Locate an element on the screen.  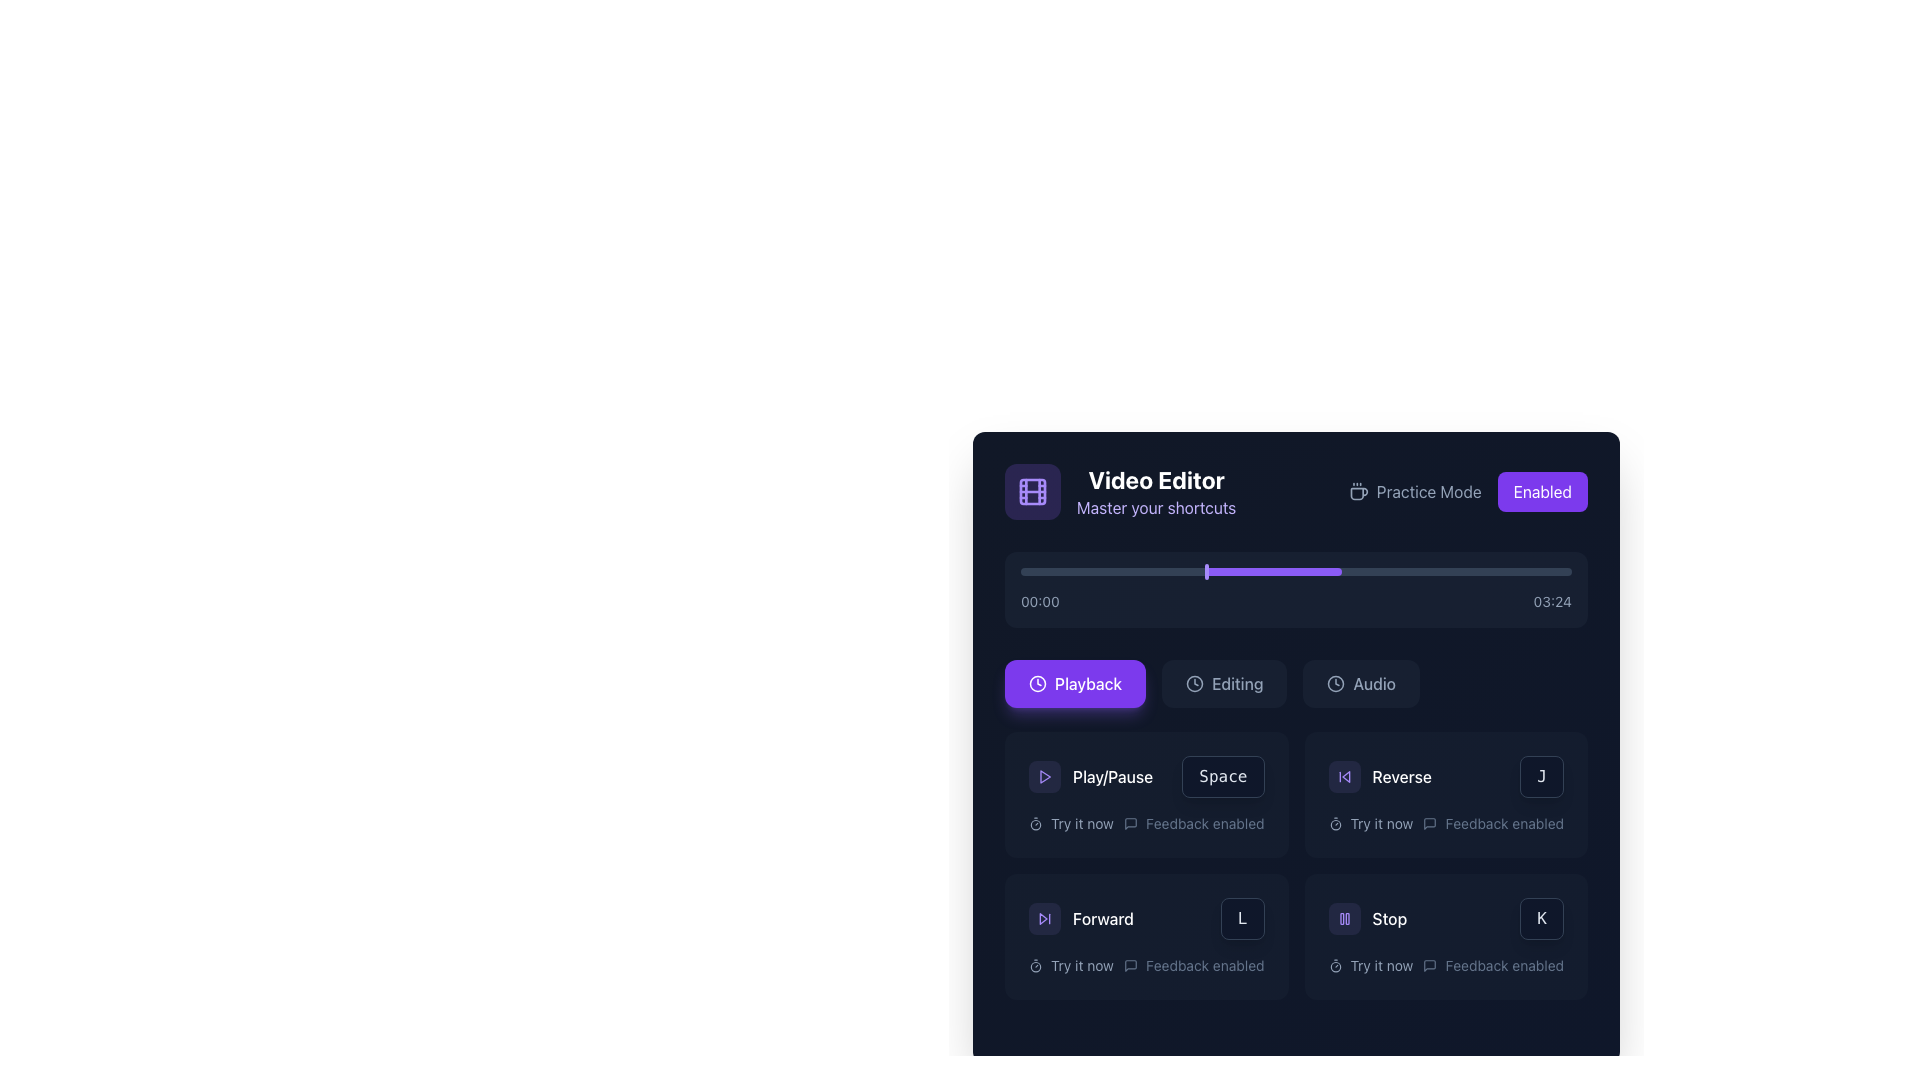
the Icon button within the 'Forward' button is located at coordinates (1044, 918).